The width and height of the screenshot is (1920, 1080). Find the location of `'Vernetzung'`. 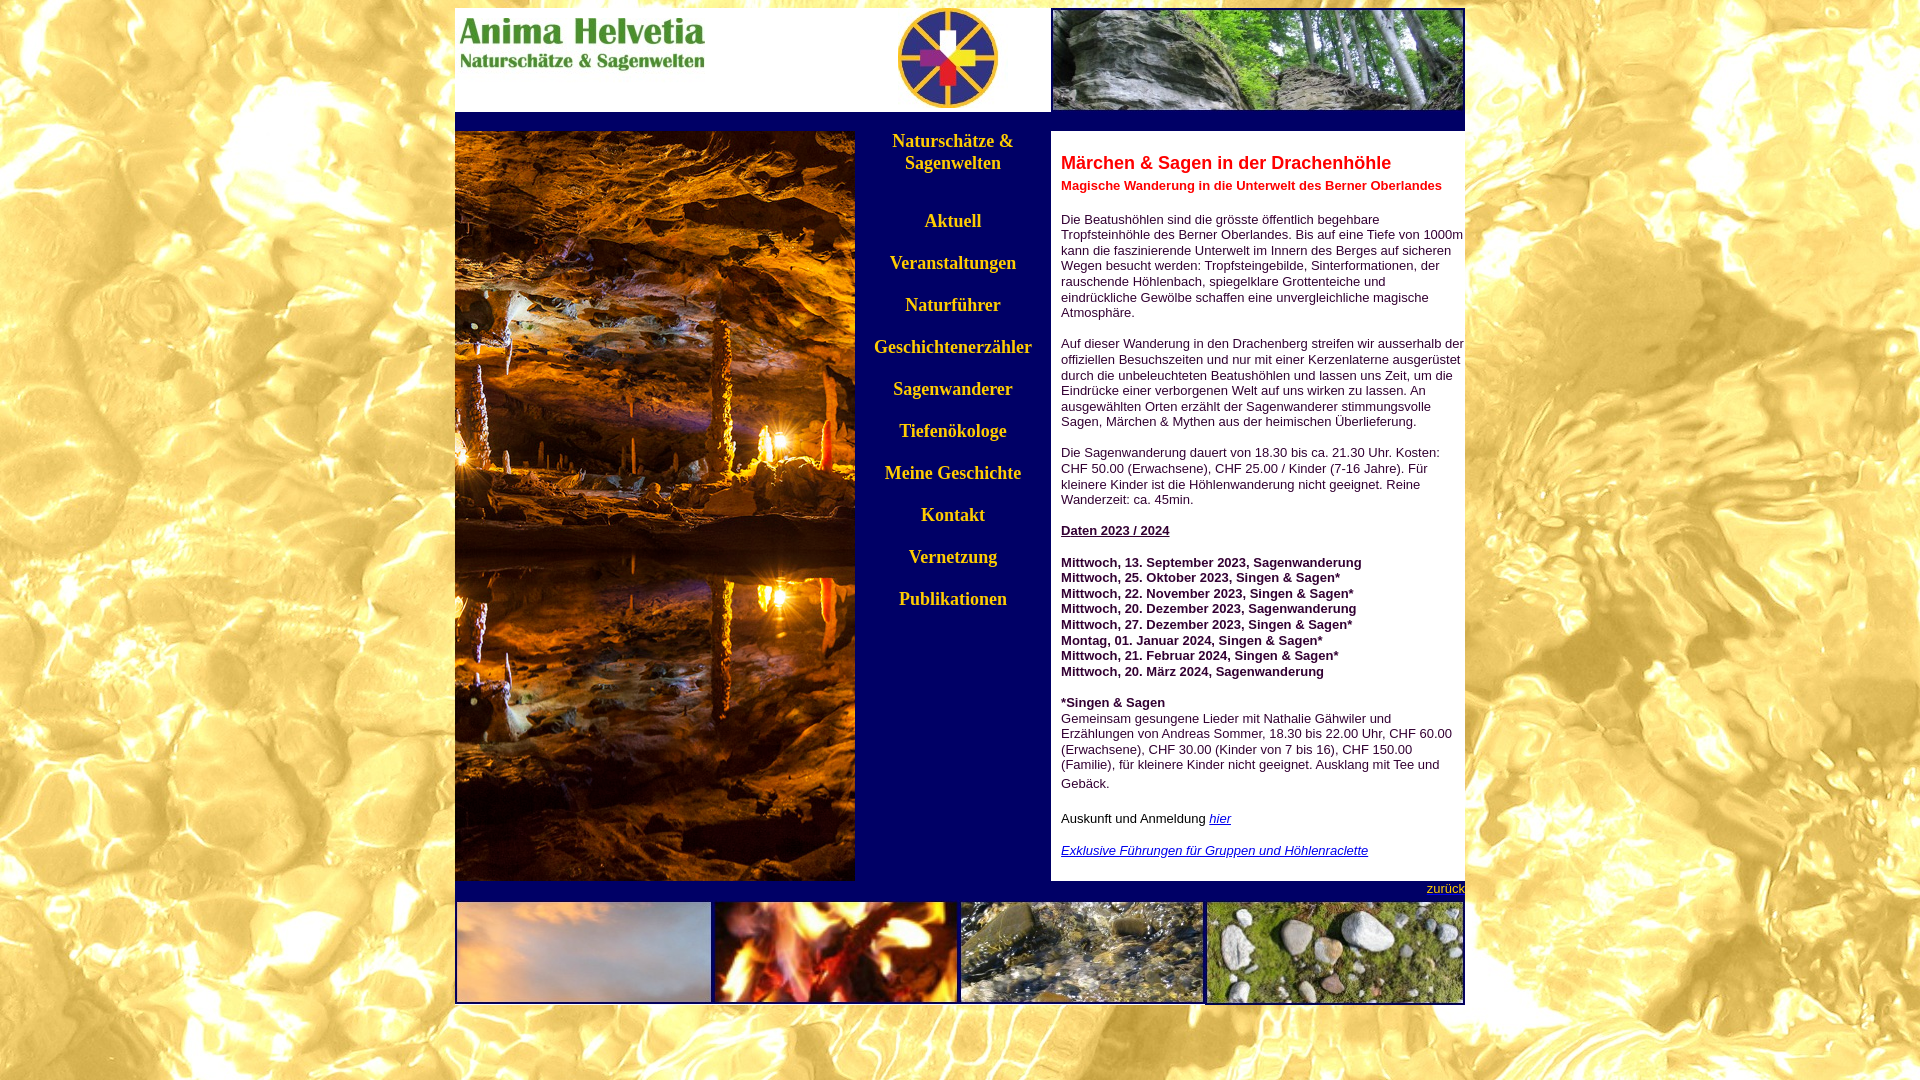

'Vernetzung' is located at coordinates (907, 556).